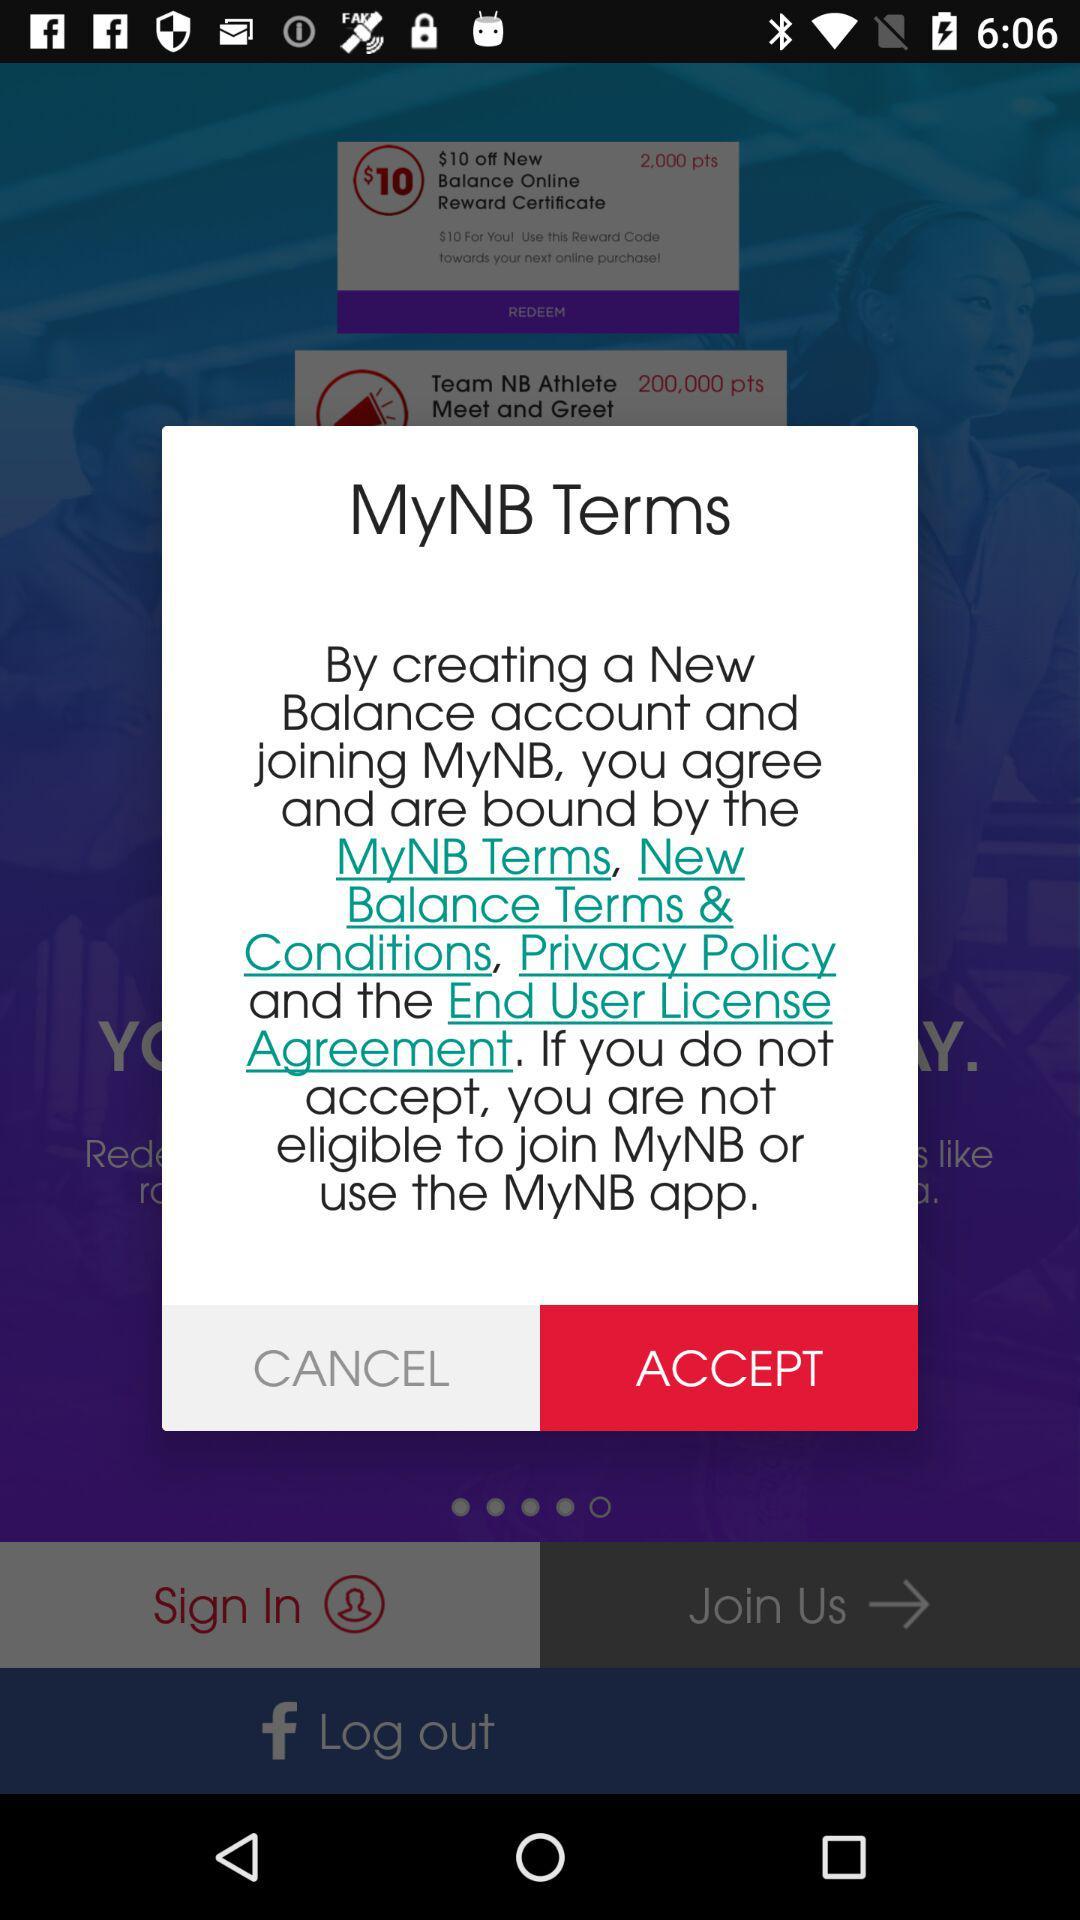 This screenshot has height=1920, width=1080. Describe the element at coordinates (540, 926) in the screenshot. I see `by creating a item` at that location.